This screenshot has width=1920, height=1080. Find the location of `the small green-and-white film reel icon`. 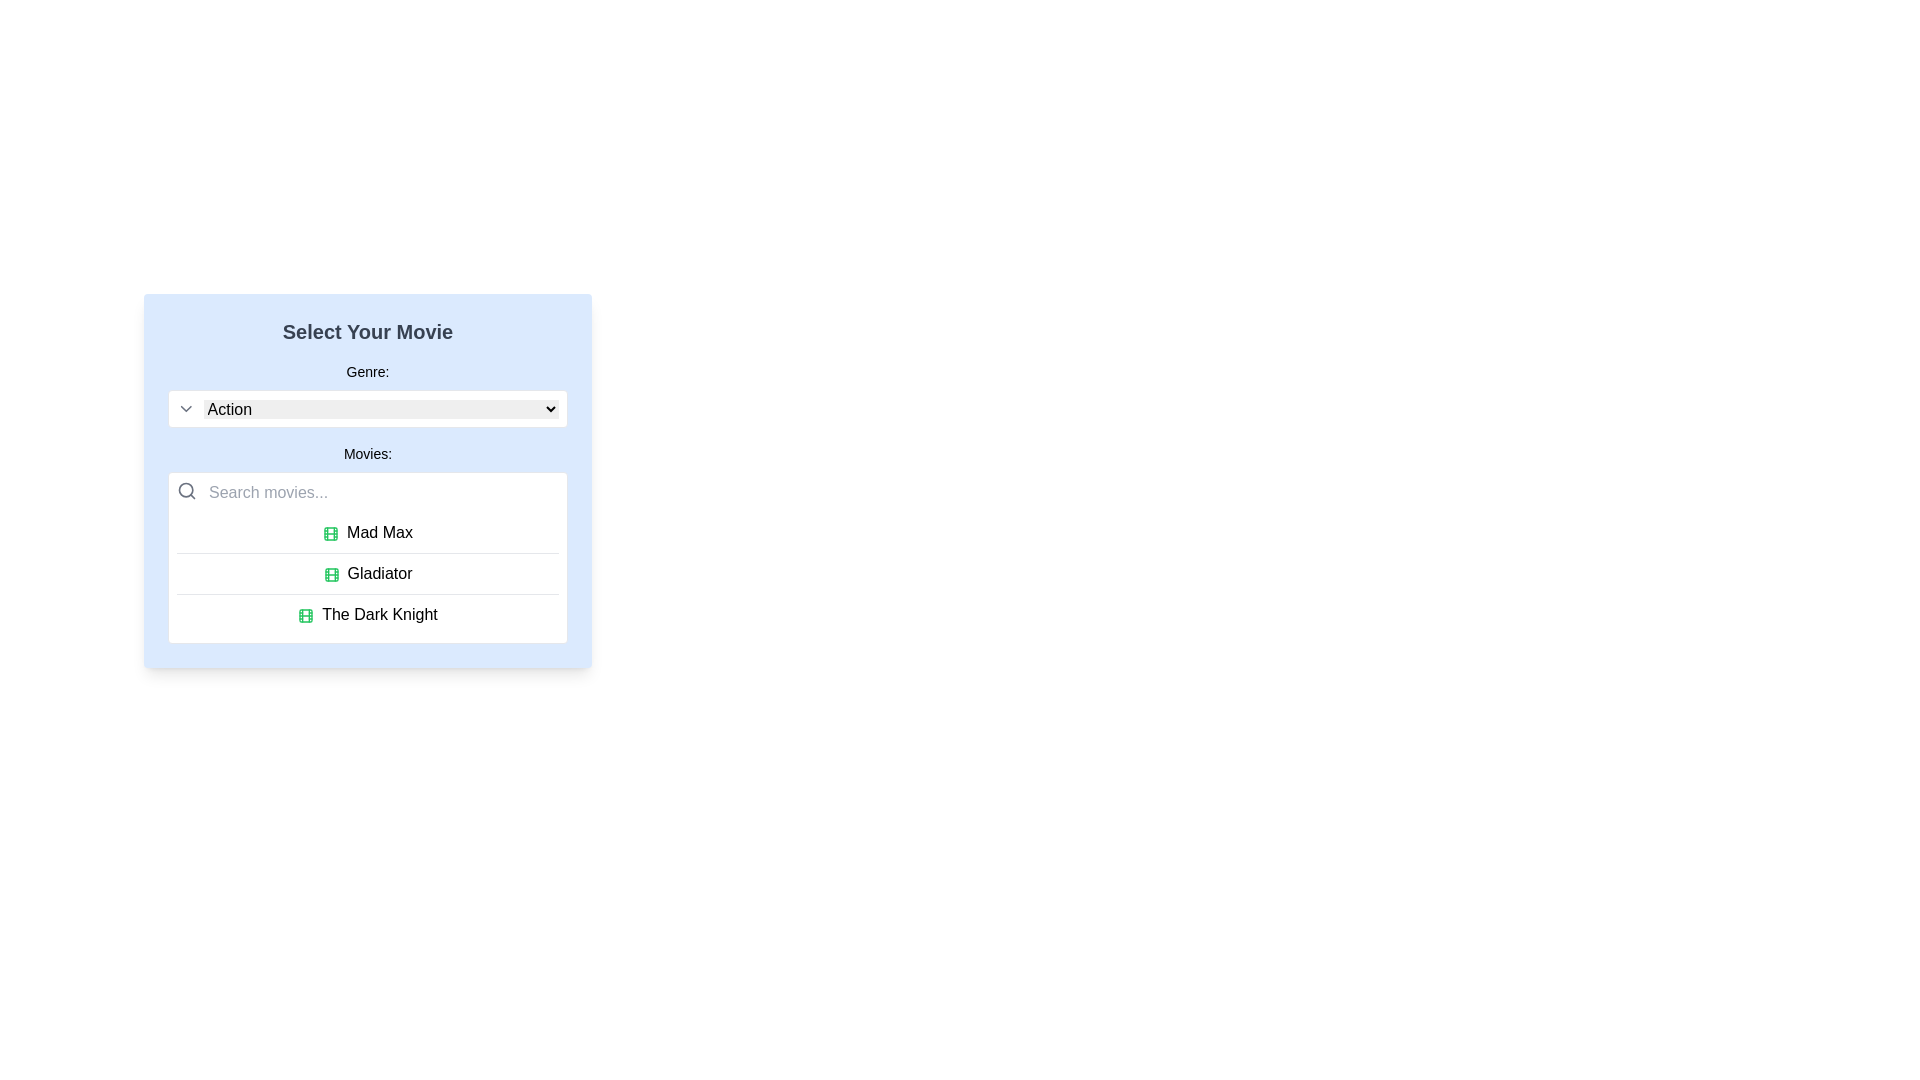

the small green-and-white film reel icon is located at coordinates (305, 614).